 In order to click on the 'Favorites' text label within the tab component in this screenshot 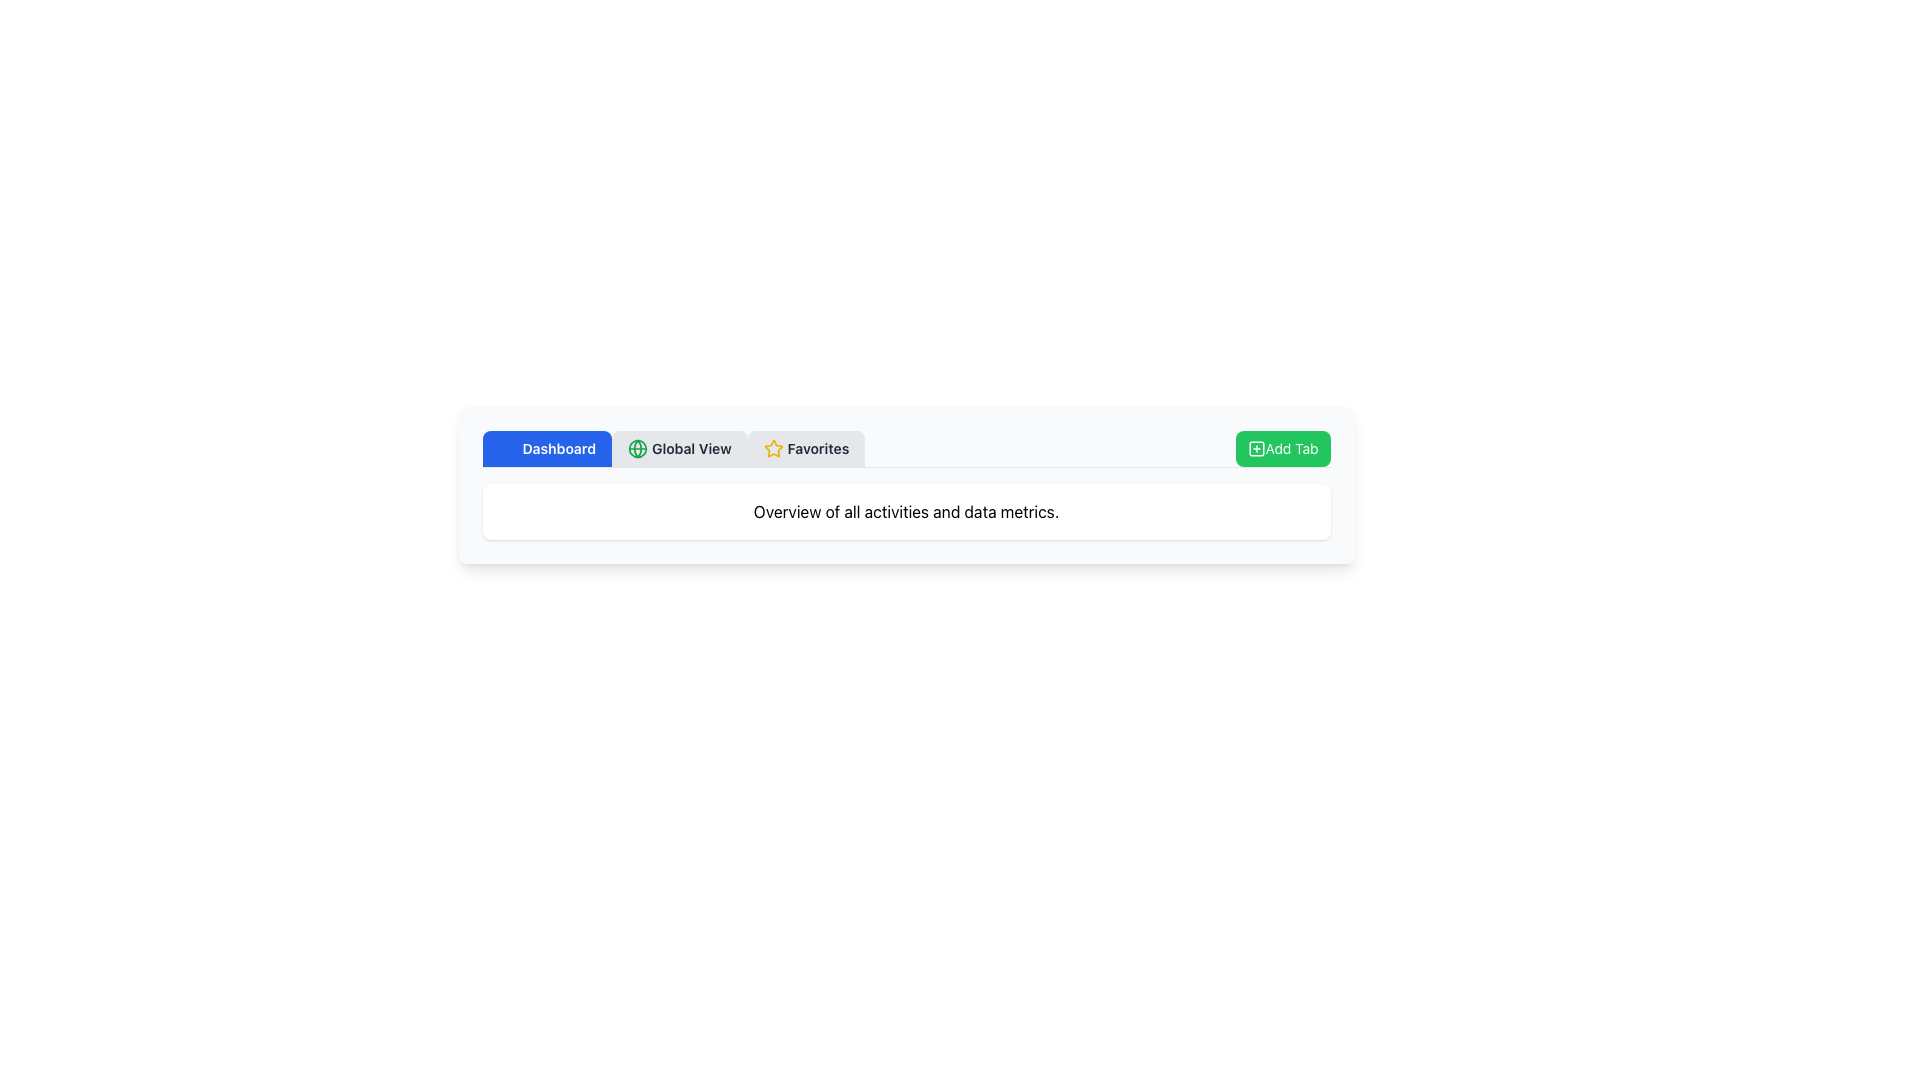, I will do `click(818, 447)`.